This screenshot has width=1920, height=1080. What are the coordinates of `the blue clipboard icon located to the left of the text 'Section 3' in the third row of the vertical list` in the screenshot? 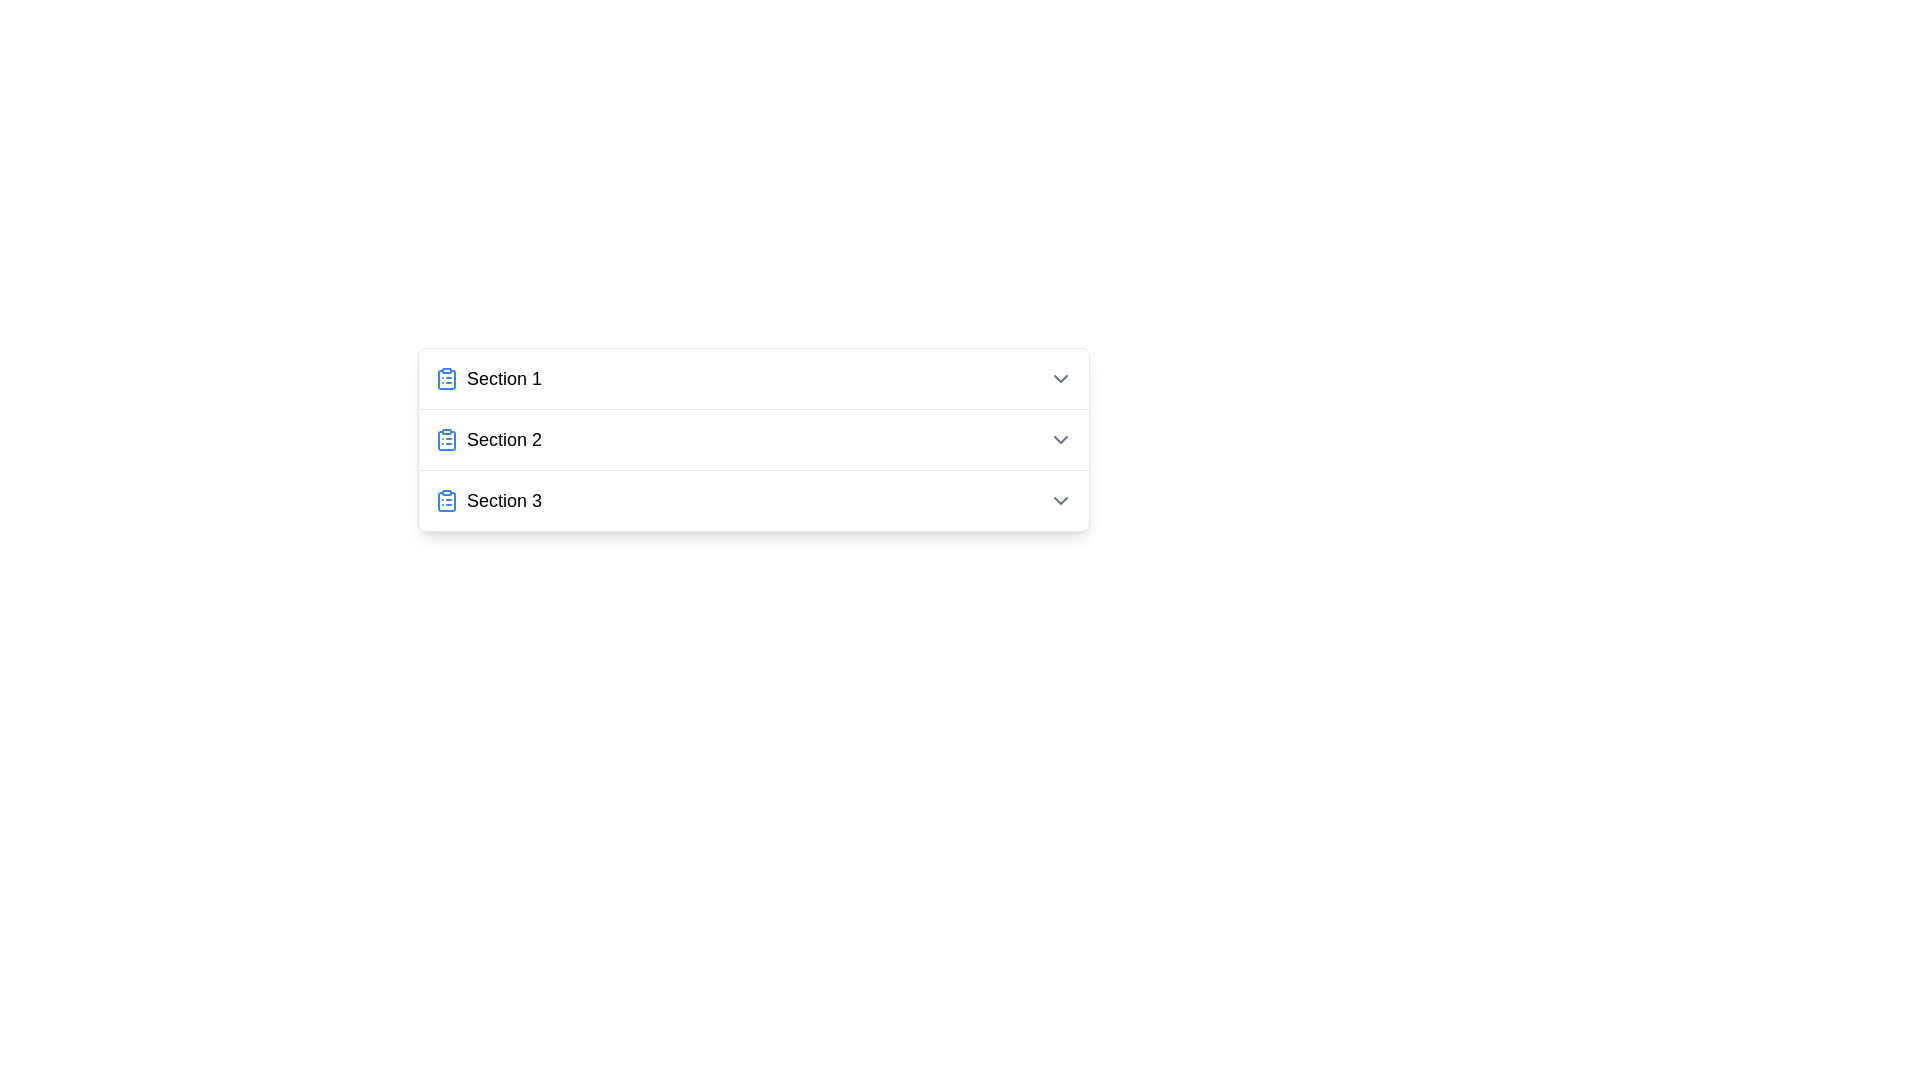 It's located at (445, 500).